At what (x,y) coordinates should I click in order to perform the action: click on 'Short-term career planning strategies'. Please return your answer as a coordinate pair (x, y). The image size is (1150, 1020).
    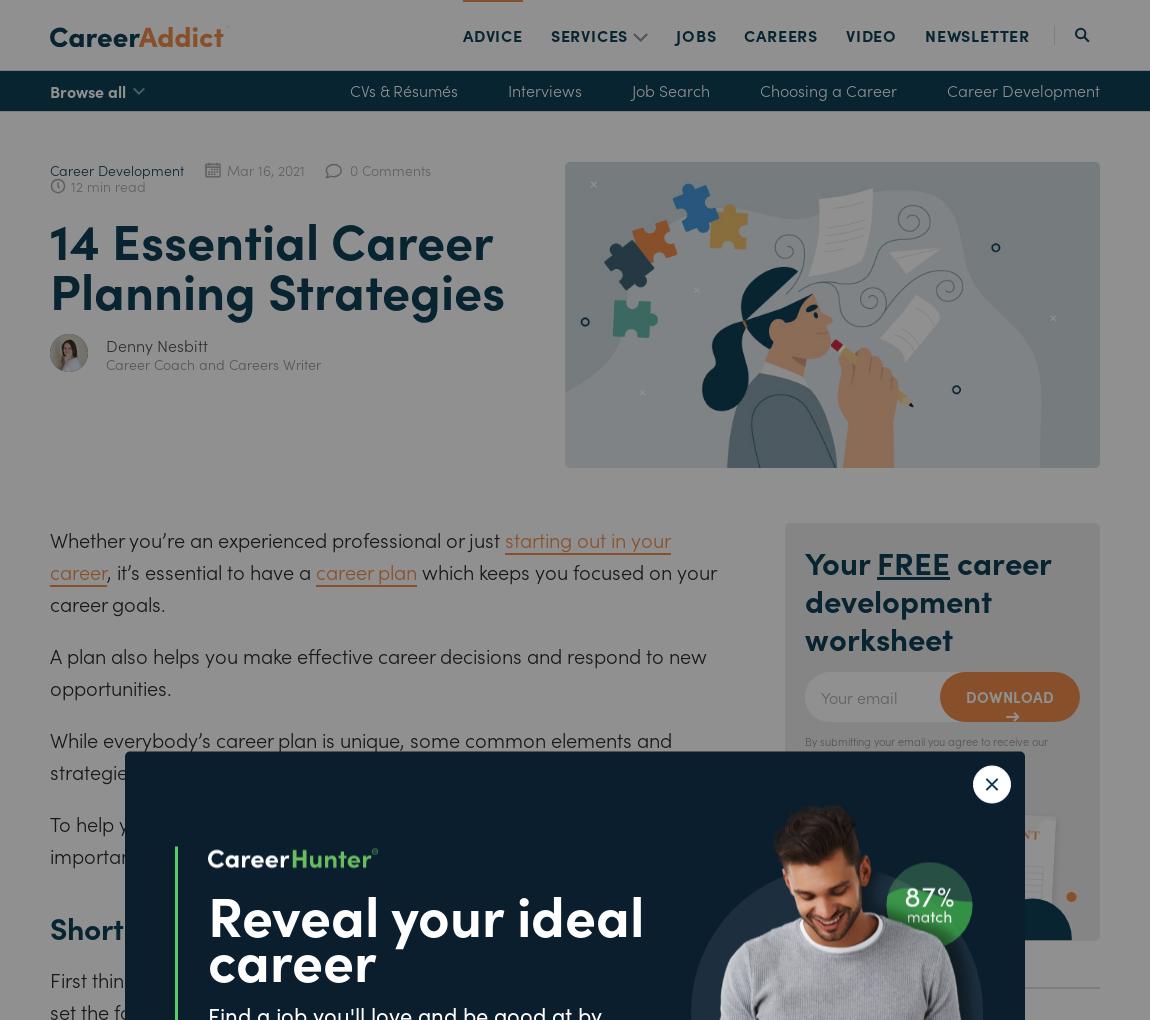
    Looking at the image, I should click on (317, 926).